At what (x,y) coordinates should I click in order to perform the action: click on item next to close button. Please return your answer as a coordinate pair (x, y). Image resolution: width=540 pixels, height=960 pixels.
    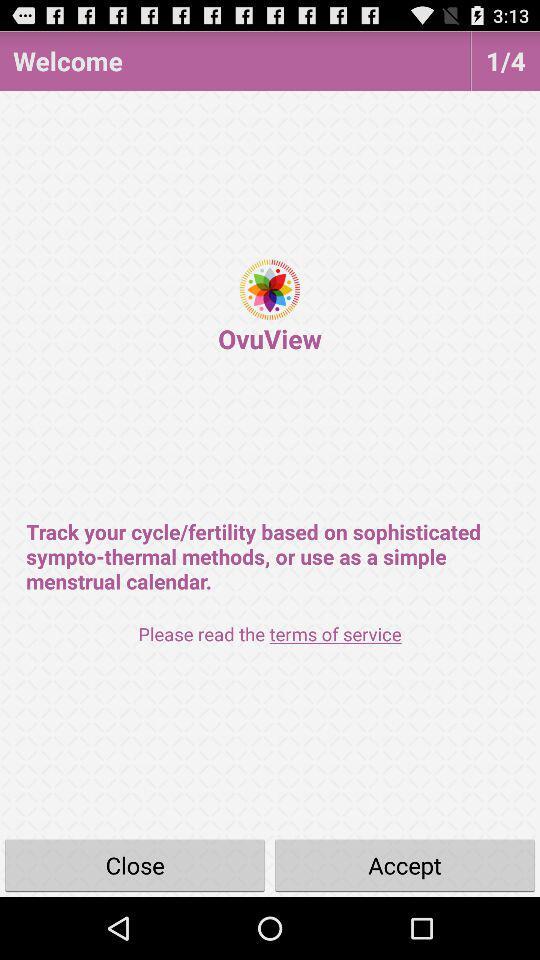
    Looking at the image, I should click on (405, 864).